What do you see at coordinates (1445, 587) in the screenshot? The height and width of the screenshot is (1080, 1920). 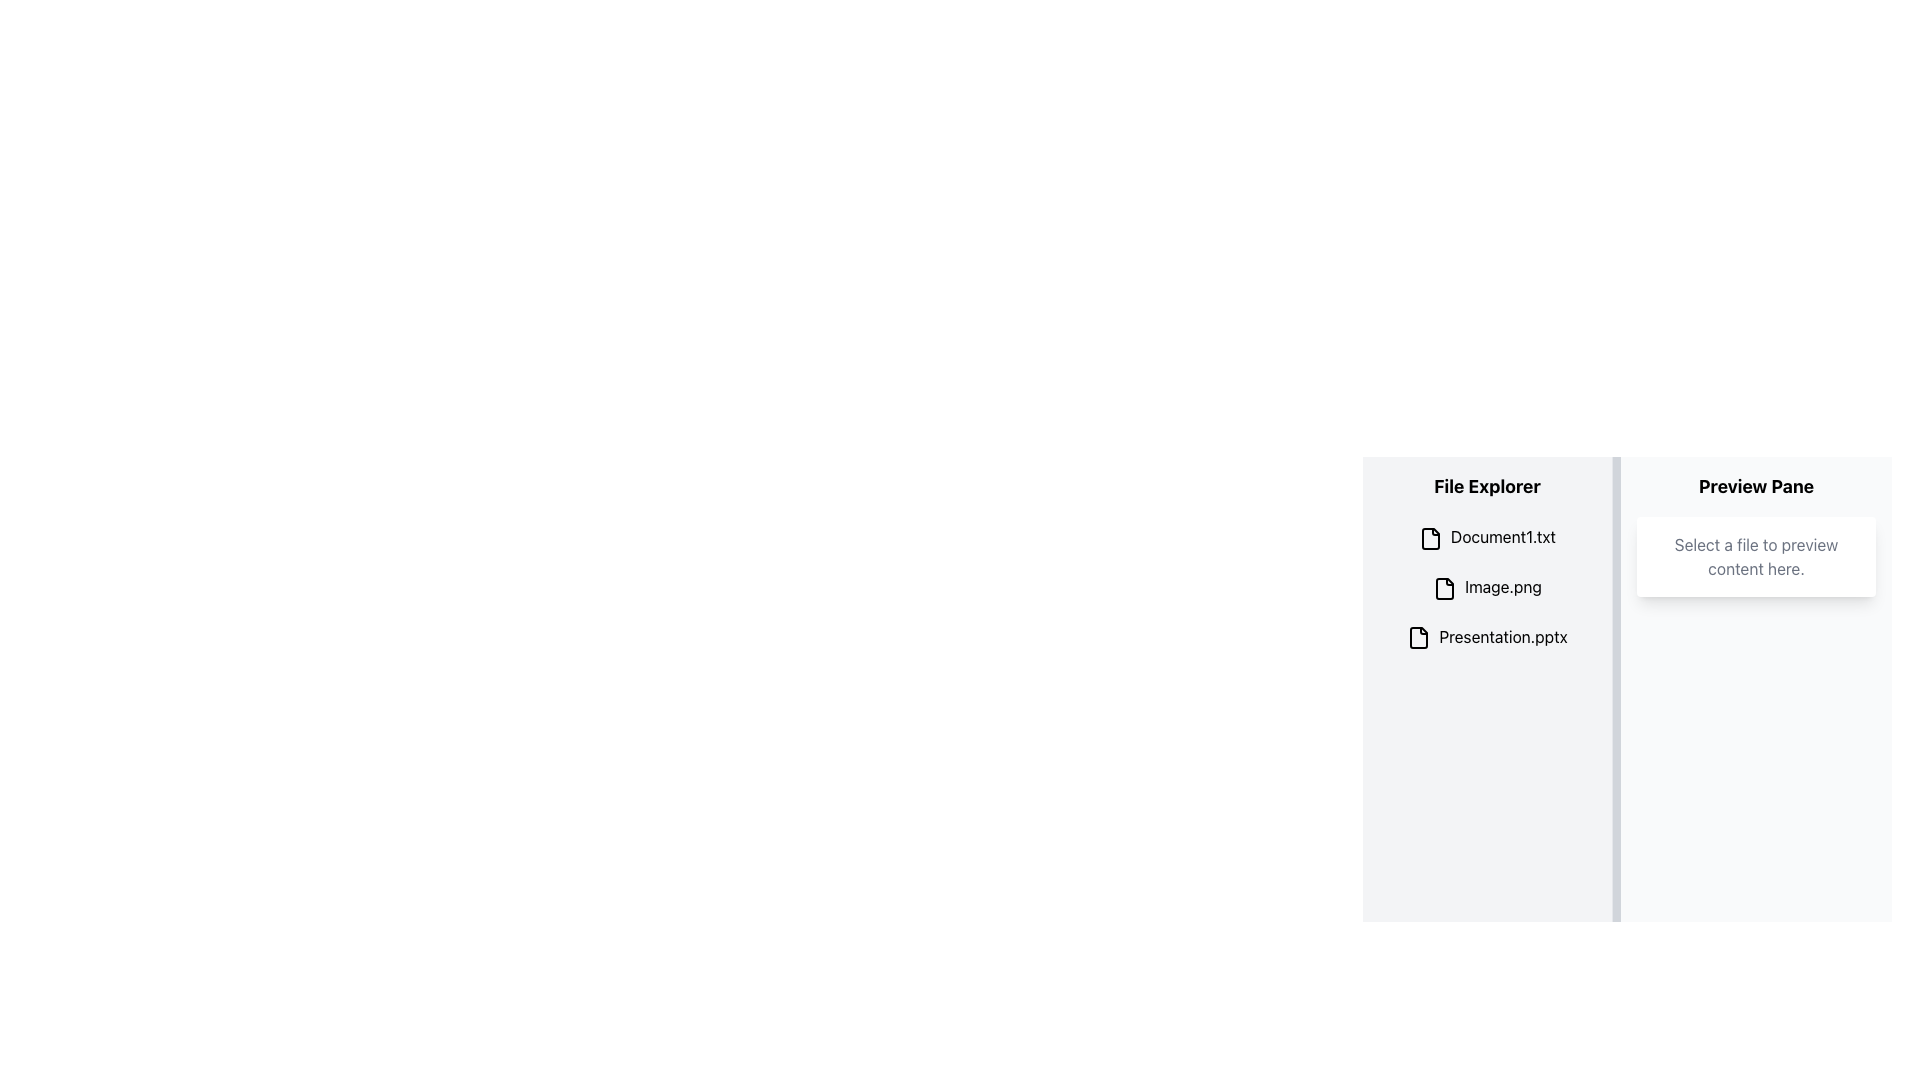 I see `the first file icon labeled 'Image.png' in the 'File Explorer' section` at bounding box center [1445, 587].